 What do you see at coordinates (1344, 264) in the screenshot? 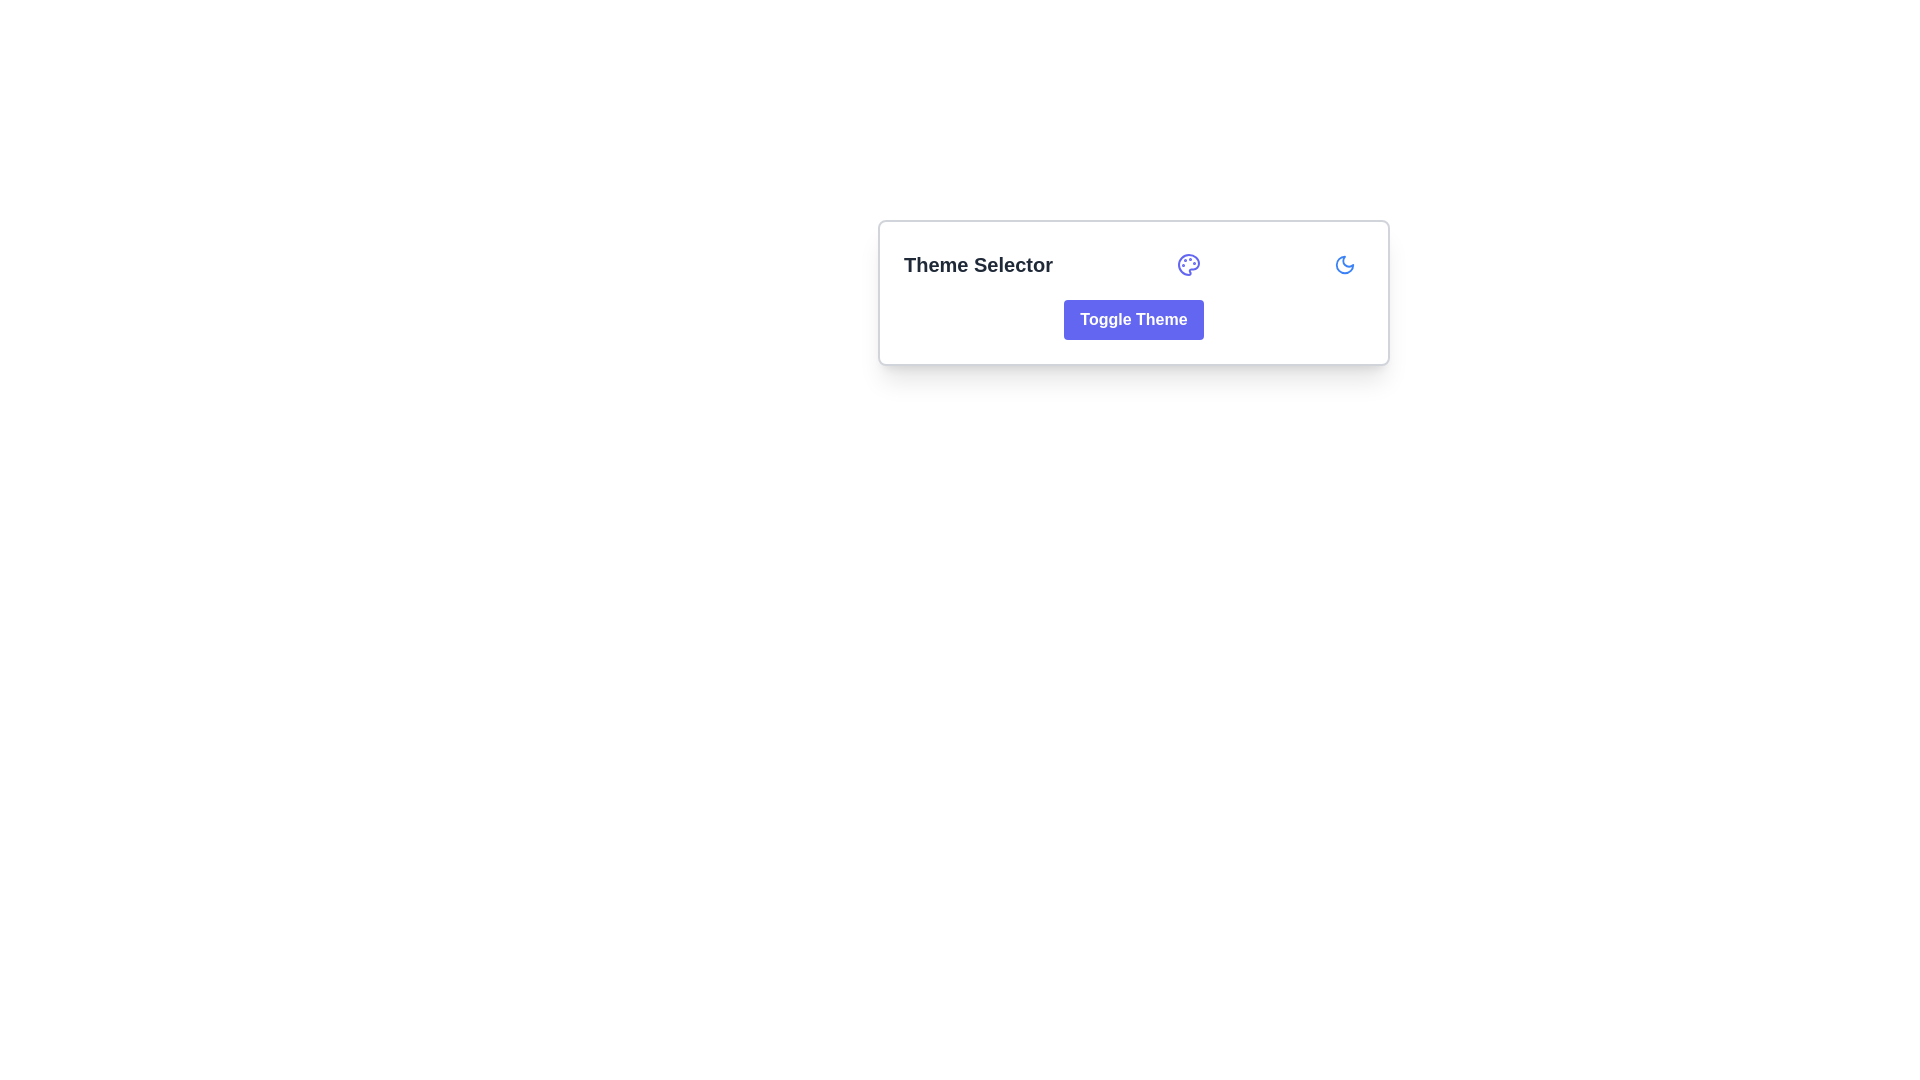
I see `the moon icon, which is a blue-tinted circular shape with a crescent-like cutout, located in the top-right corner of the theme selector card` at bounding box center [1344, 264].